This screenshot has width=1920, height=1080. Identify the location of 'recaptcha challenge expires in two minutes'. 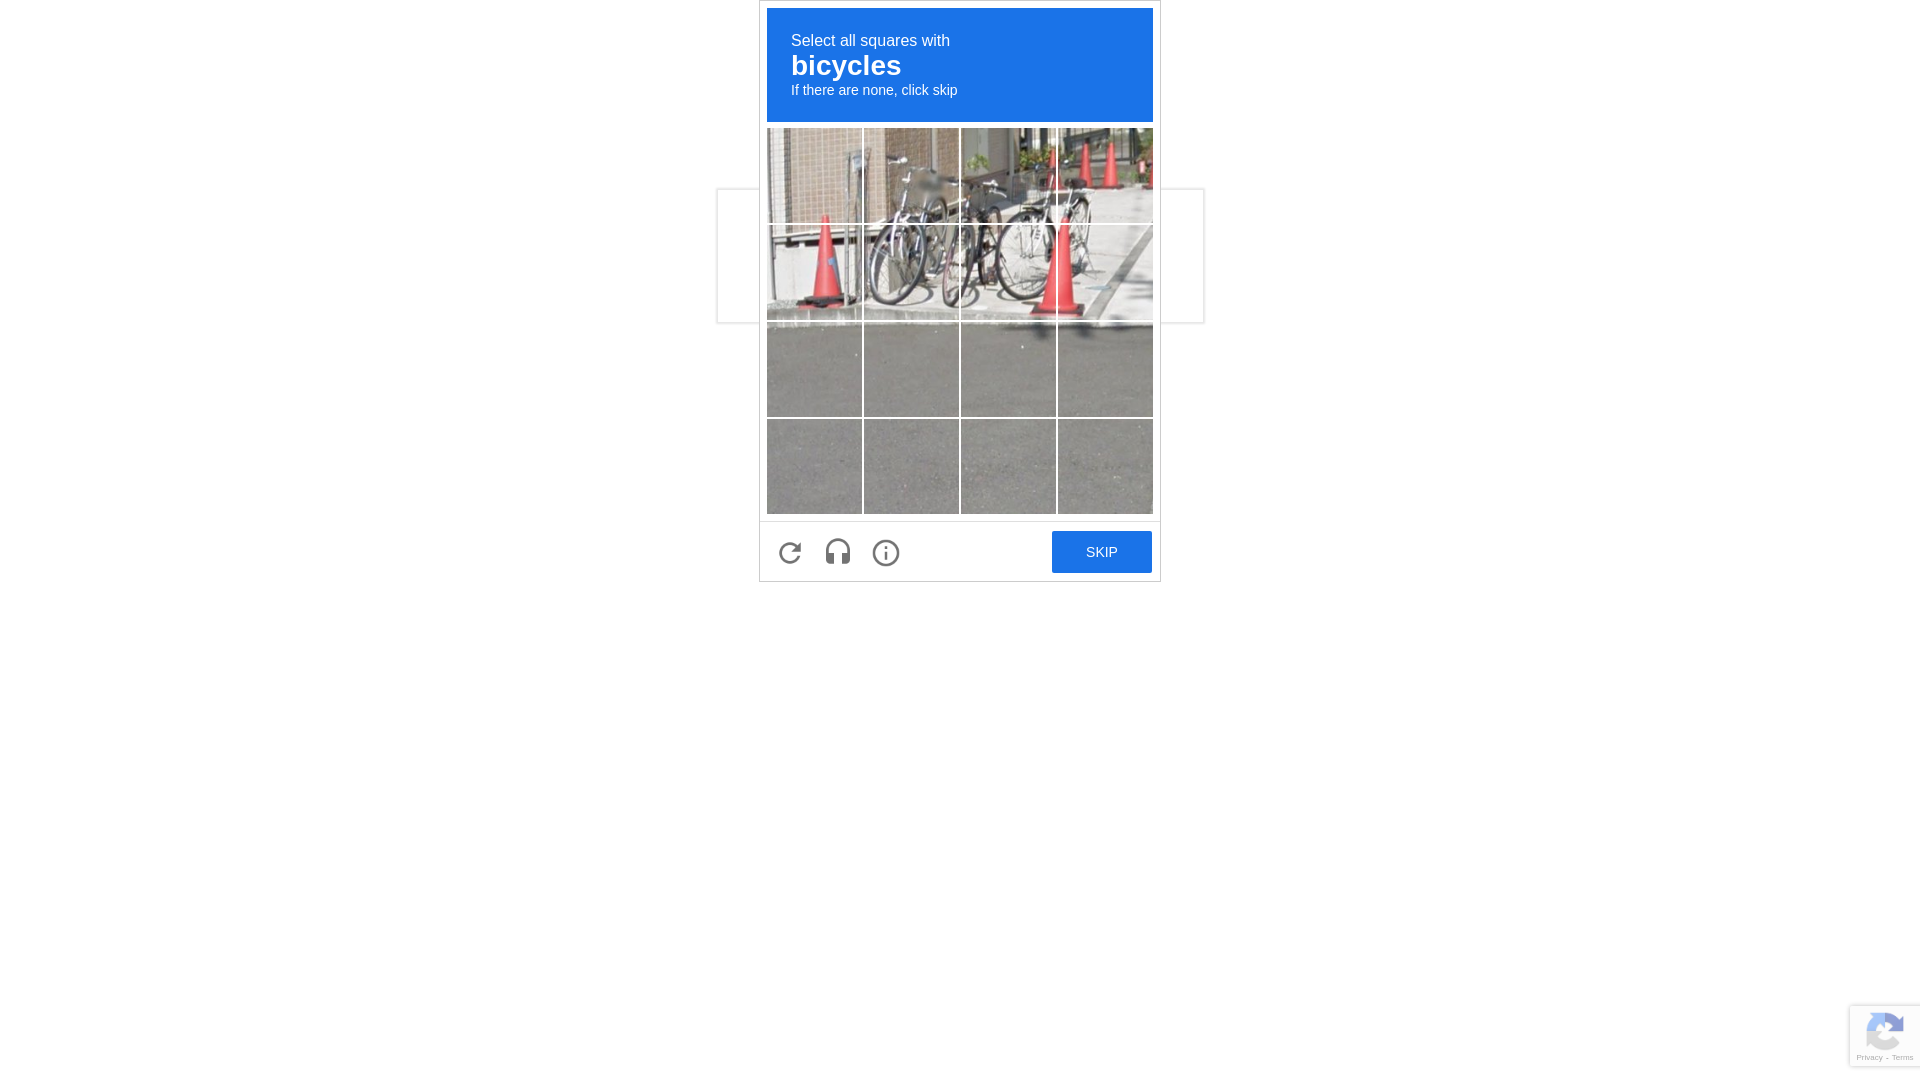
(960, 290).